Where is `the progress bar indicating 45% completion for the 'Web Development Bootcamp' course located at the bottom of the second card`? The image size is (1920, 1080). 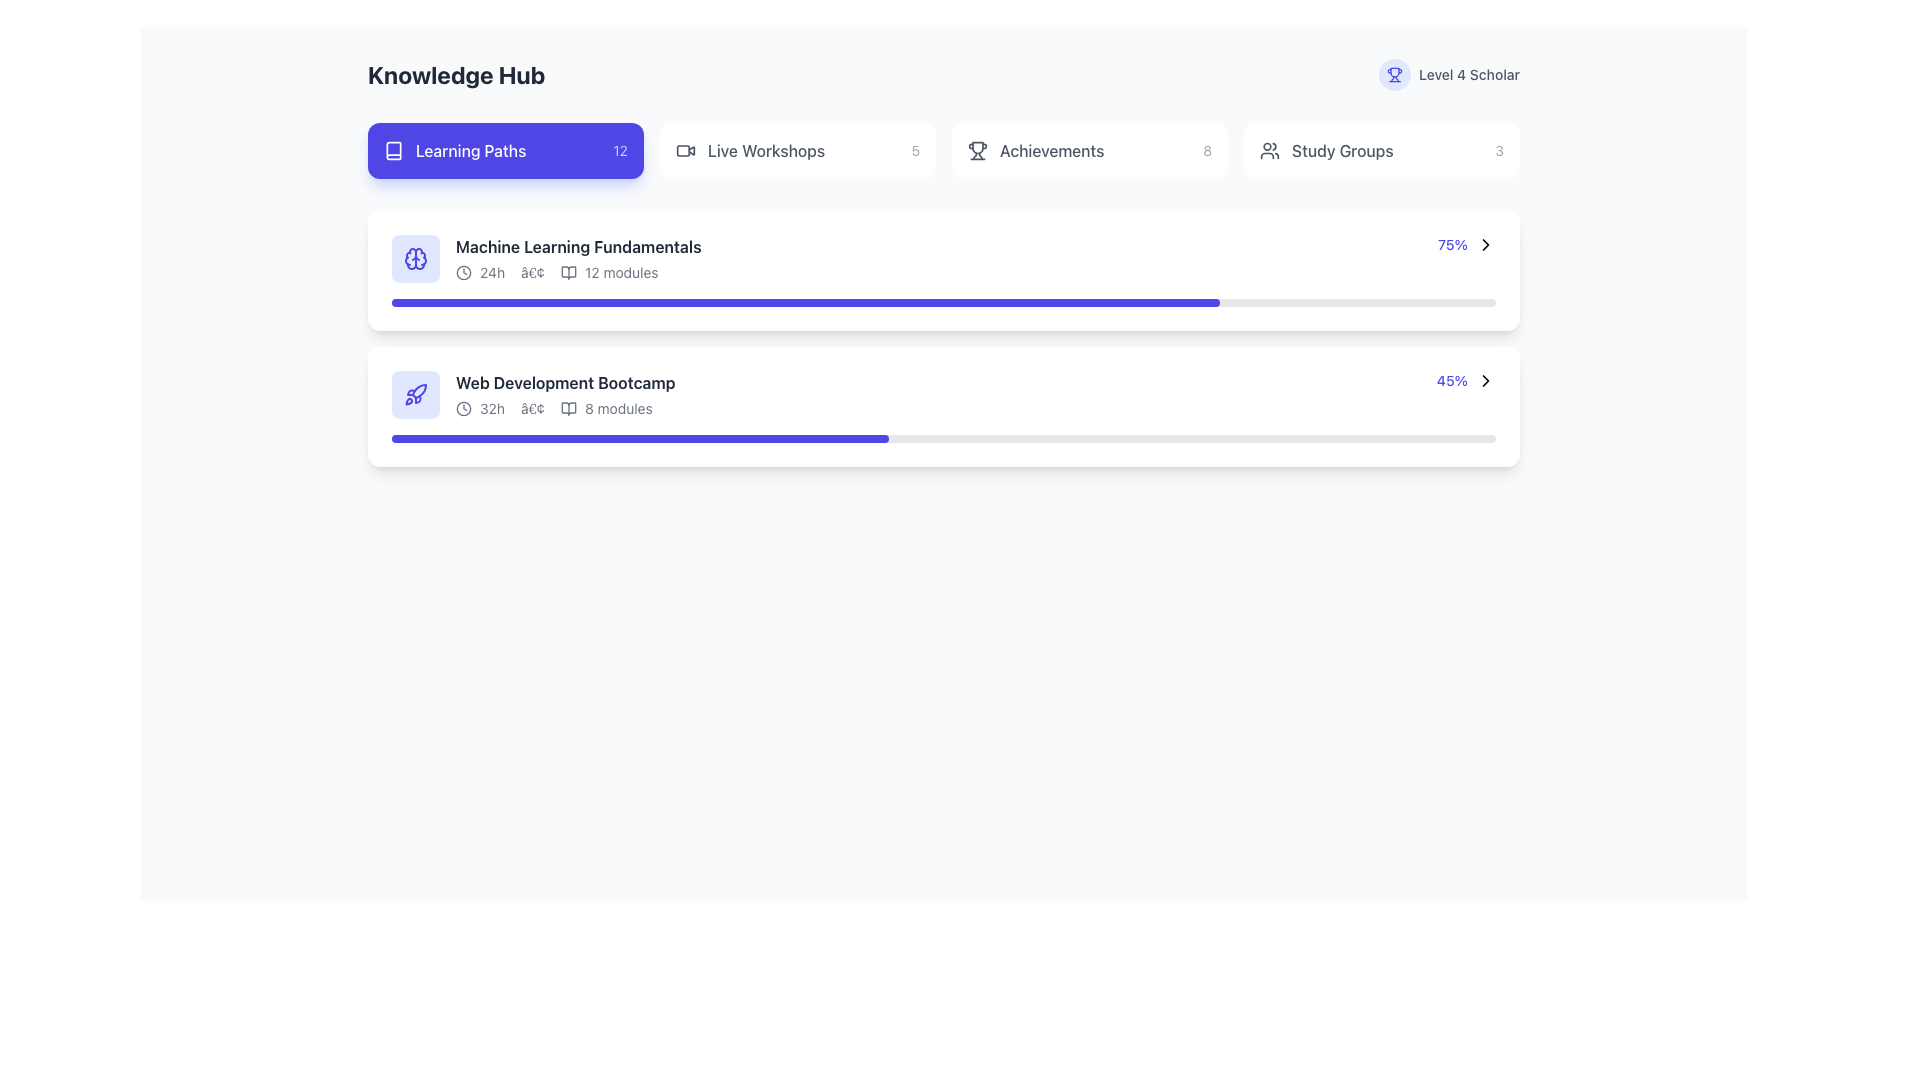
the progress bar indicating 45% completion for the 'Web Development Bootcamp' course located at the bottom of the second card is located at coordinates (640, 438).